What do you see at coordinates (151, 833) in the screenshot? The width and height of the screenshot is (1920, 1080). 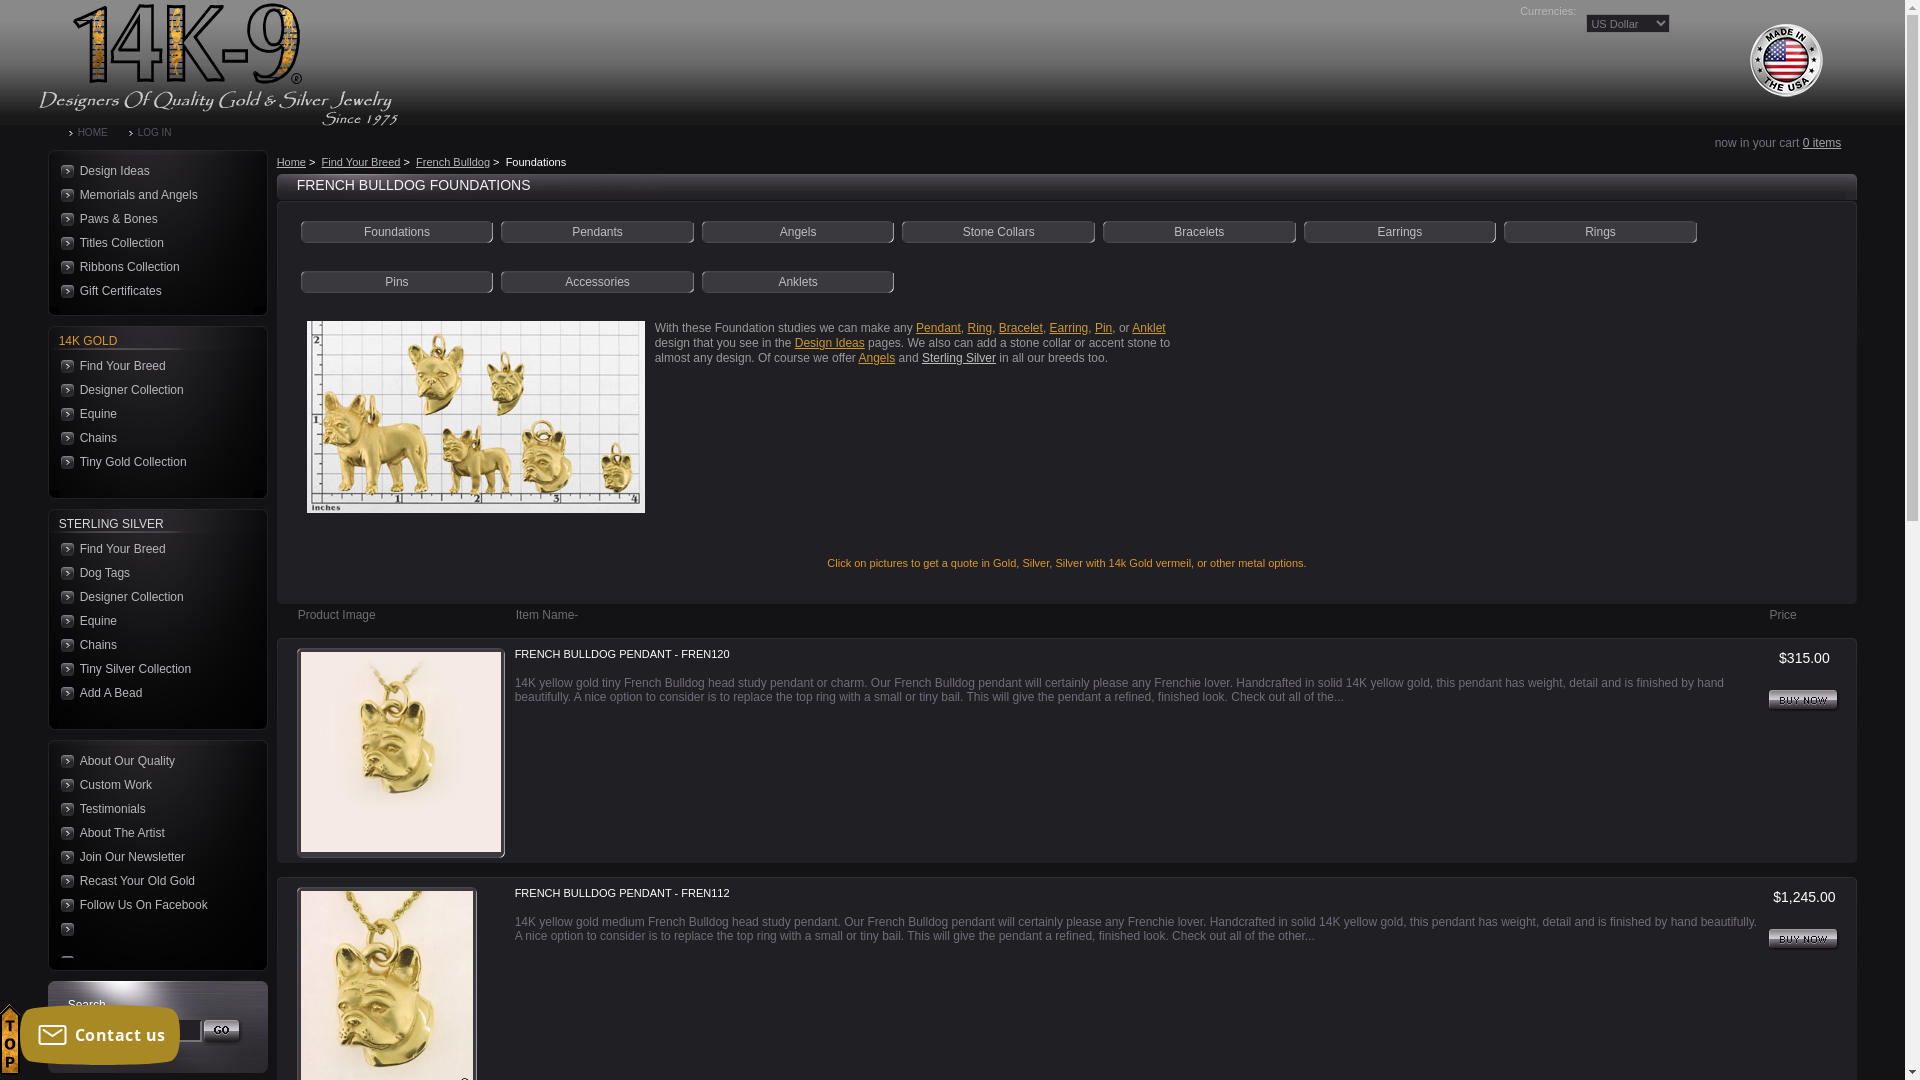 I see `'About The Artist'` at bounding box center [151, 833].